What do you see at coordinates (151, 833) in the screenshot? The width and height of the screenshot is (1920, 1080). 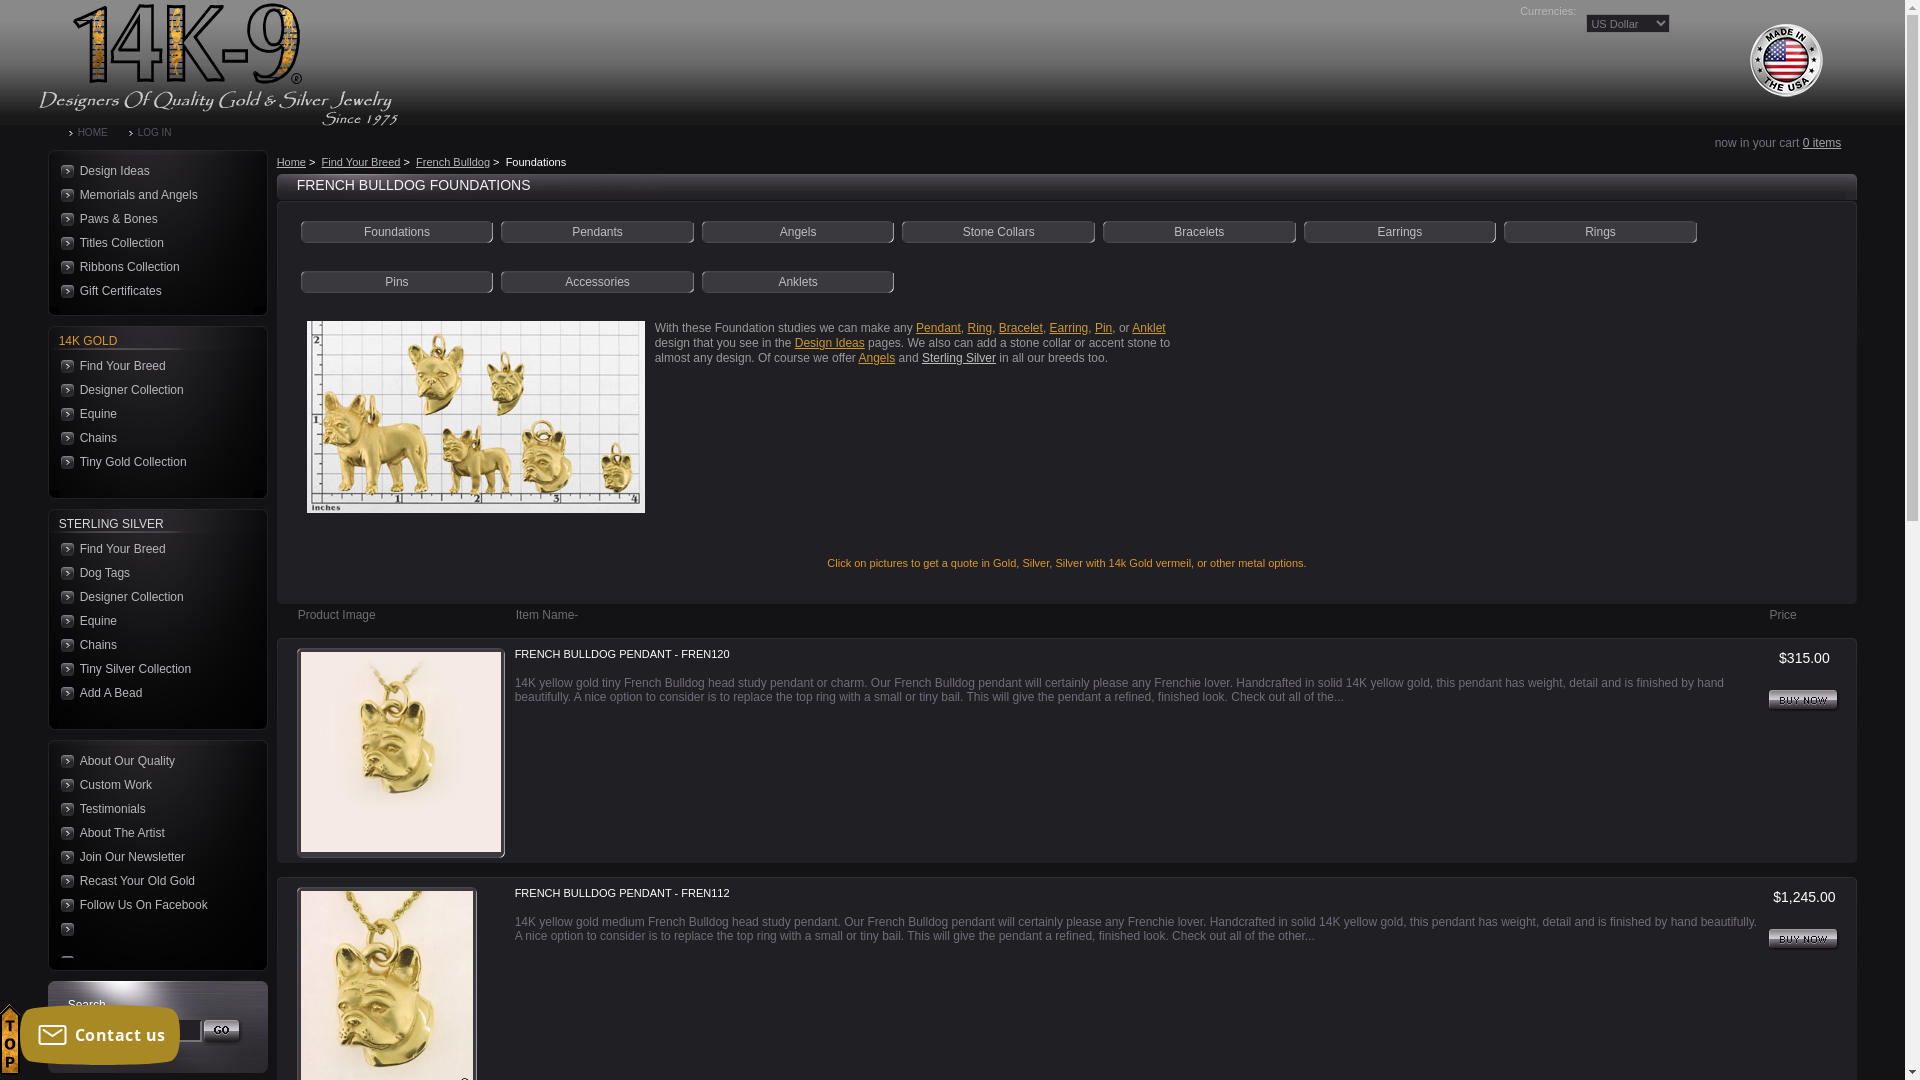 I see `'About The Artist'` at bounding box center [151, 833].